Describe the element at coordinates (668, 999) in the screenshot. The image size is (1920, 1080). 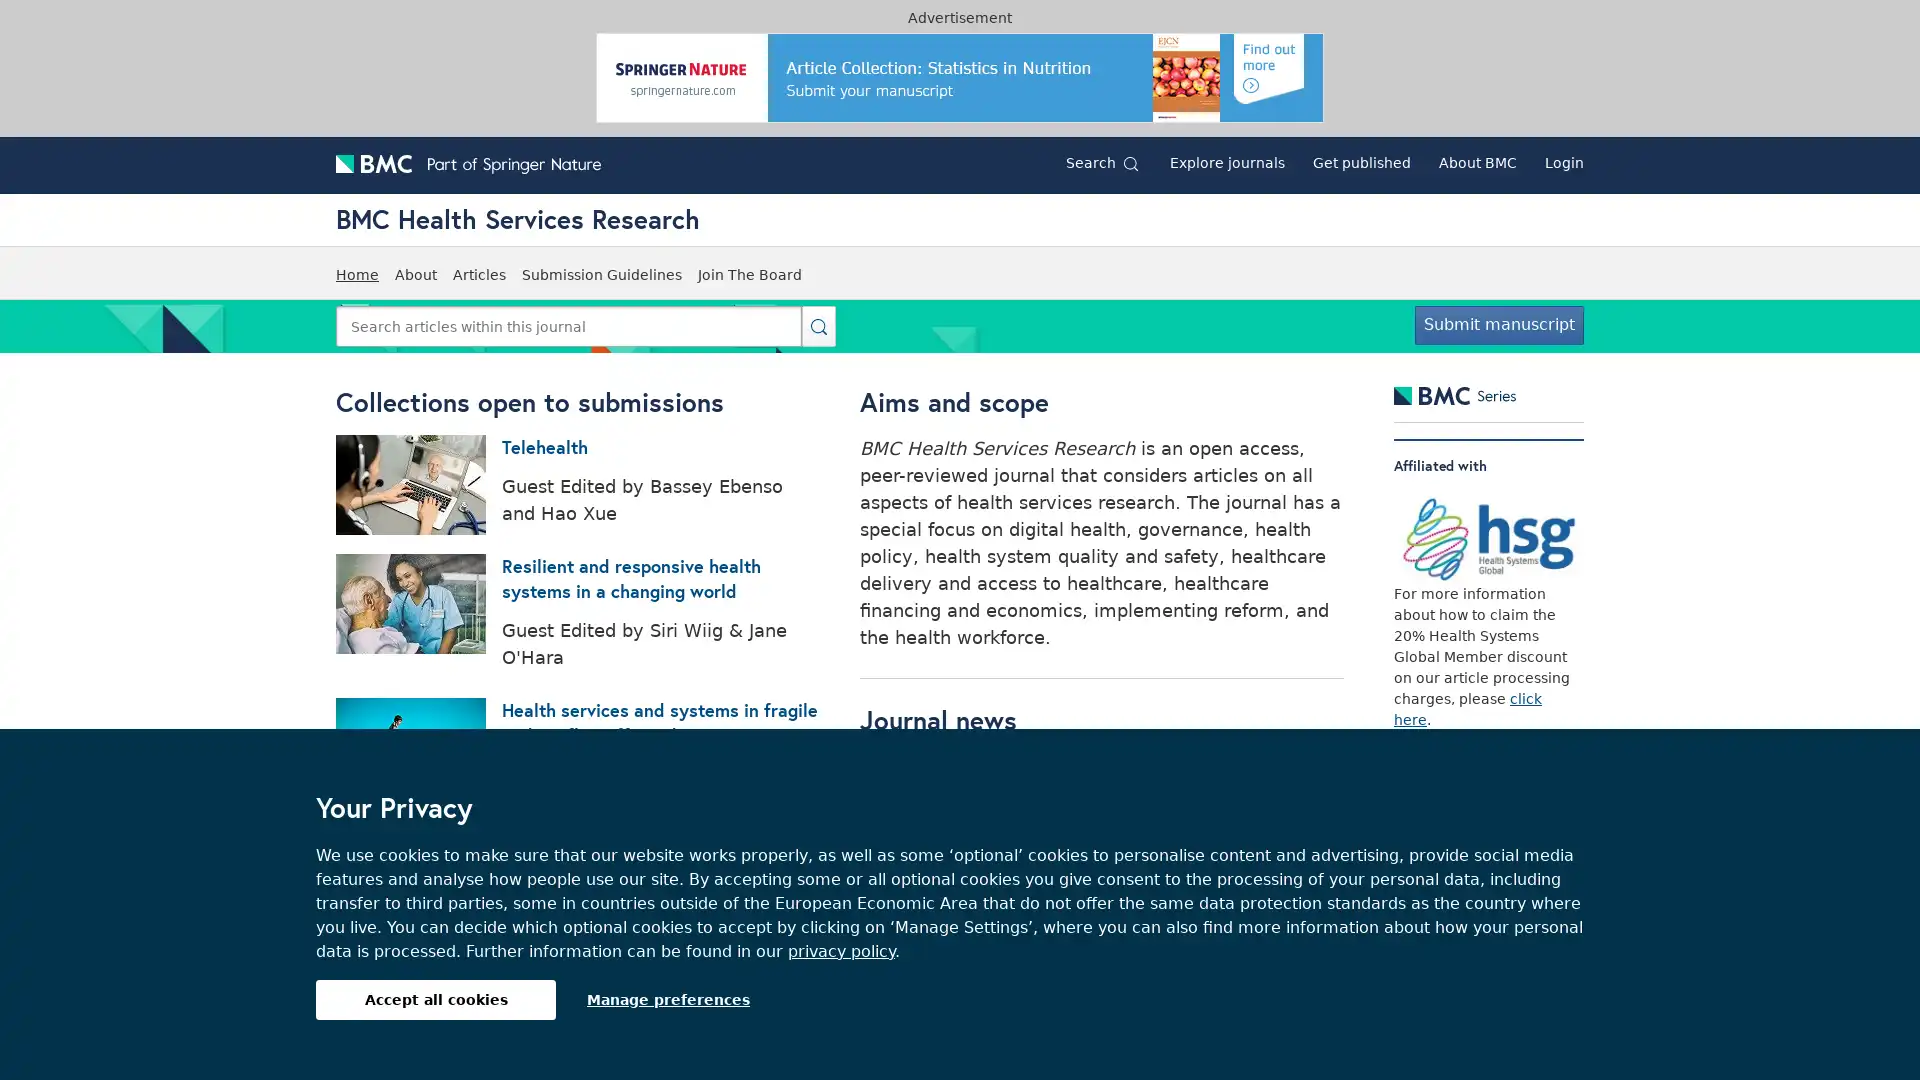
I see `Manage preferences` at that location.